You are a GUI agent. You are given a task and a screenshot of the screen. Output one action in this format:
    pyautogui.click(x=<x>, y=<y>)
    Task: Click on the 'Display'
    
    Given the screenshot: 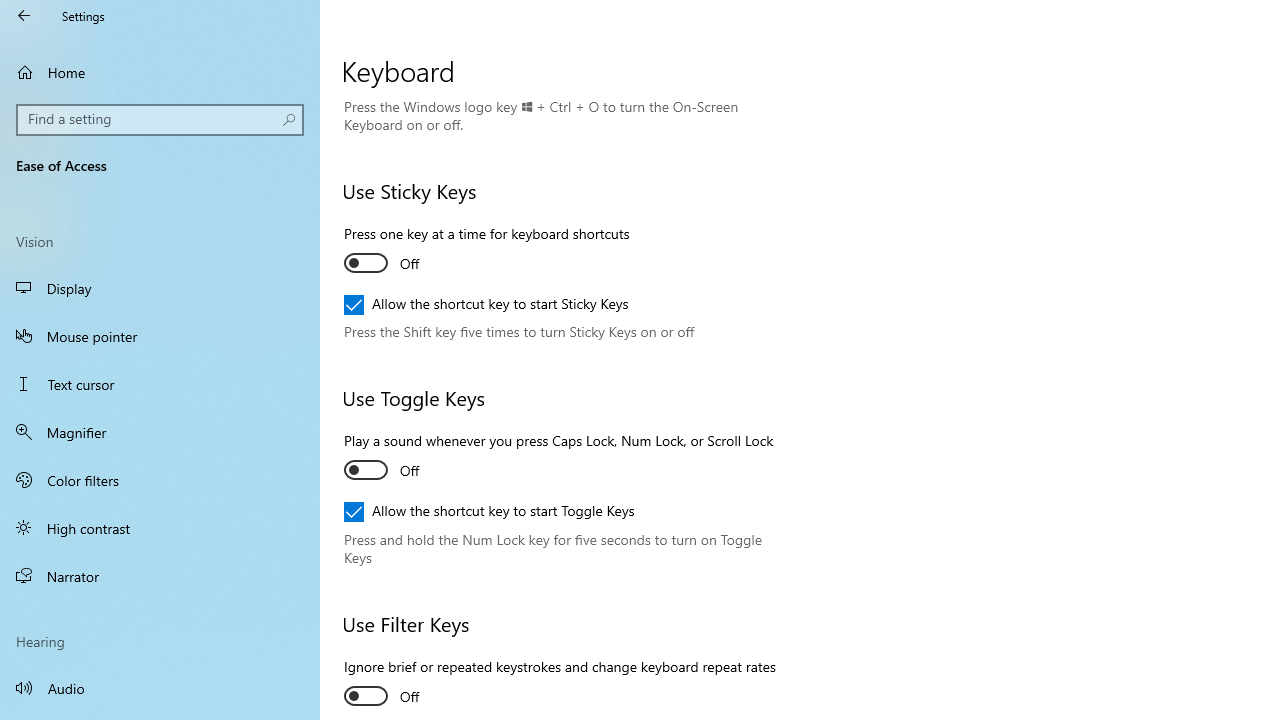 What is the action you would take?
    pyautogui.click(x=160, y=288)
    